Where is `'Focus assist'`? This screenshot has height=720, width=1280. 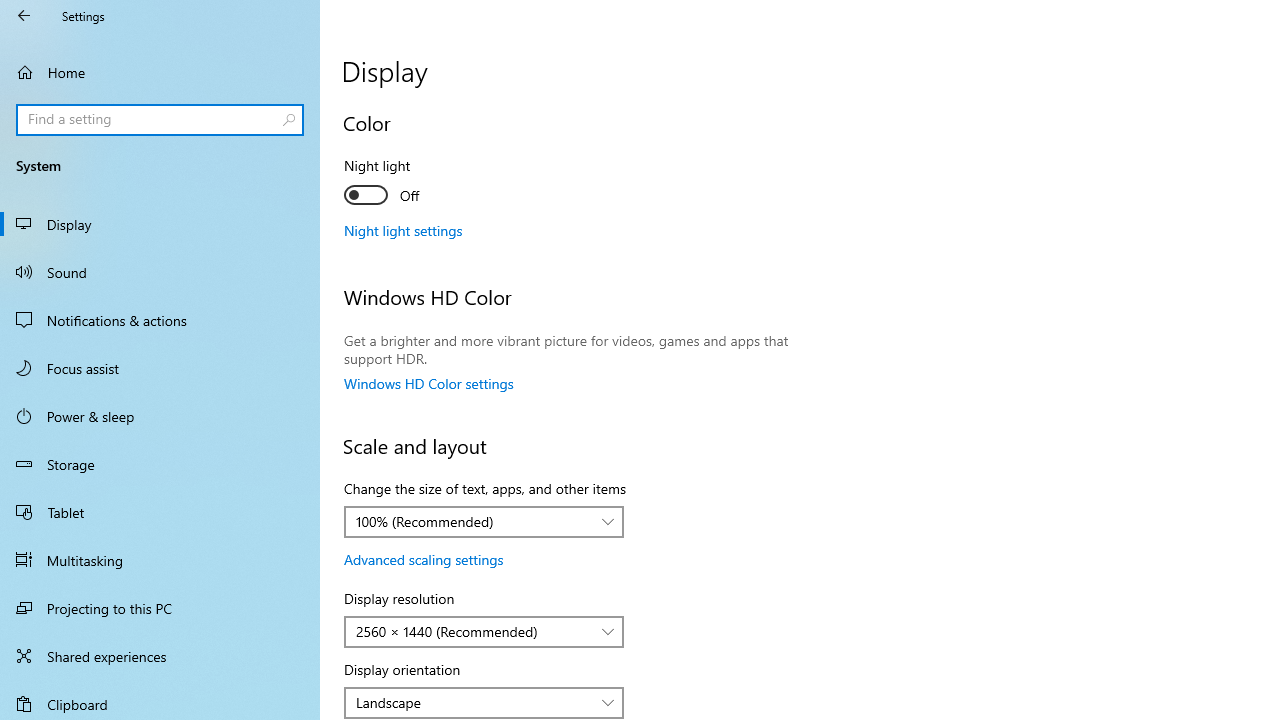 'Focus assist' is located at coordinates (160, 367).